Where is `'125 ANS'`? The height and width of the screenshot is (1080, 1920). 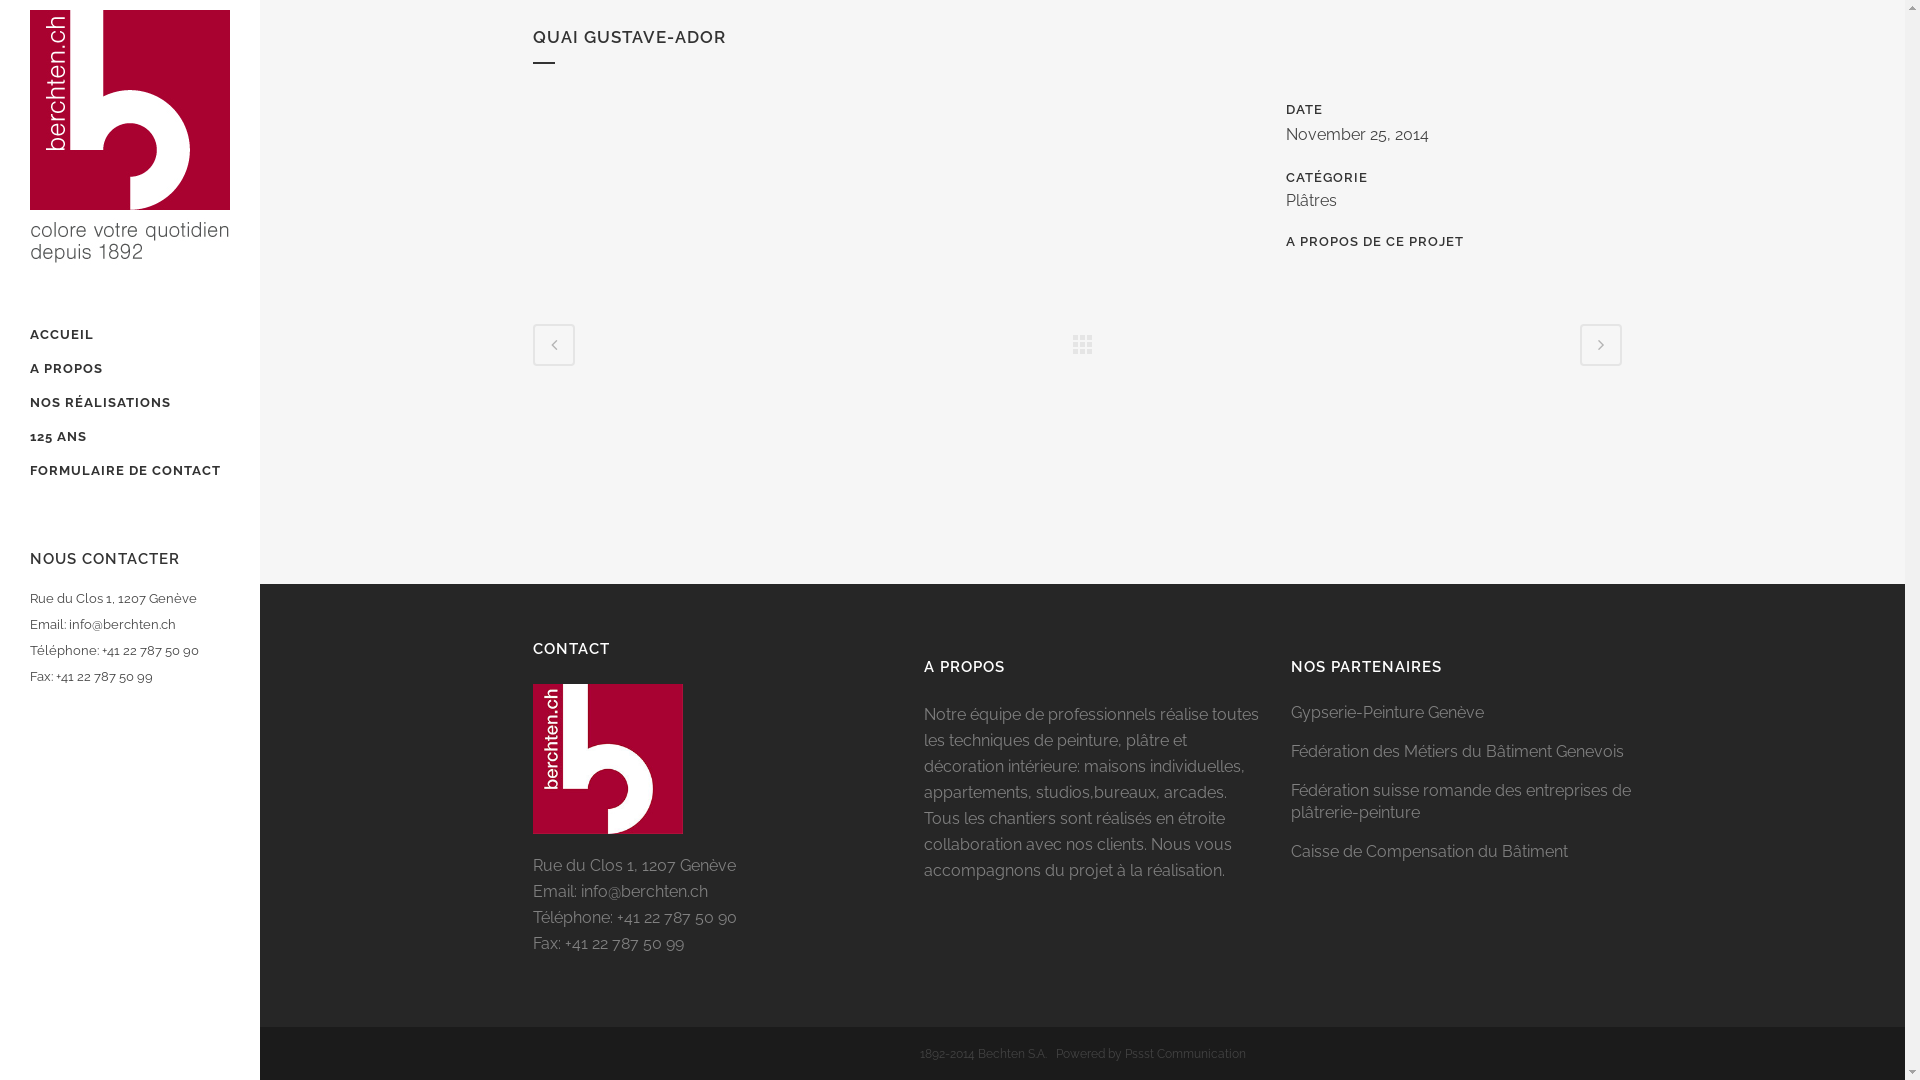
'125 ANS' is located at coordinates (29, 435).